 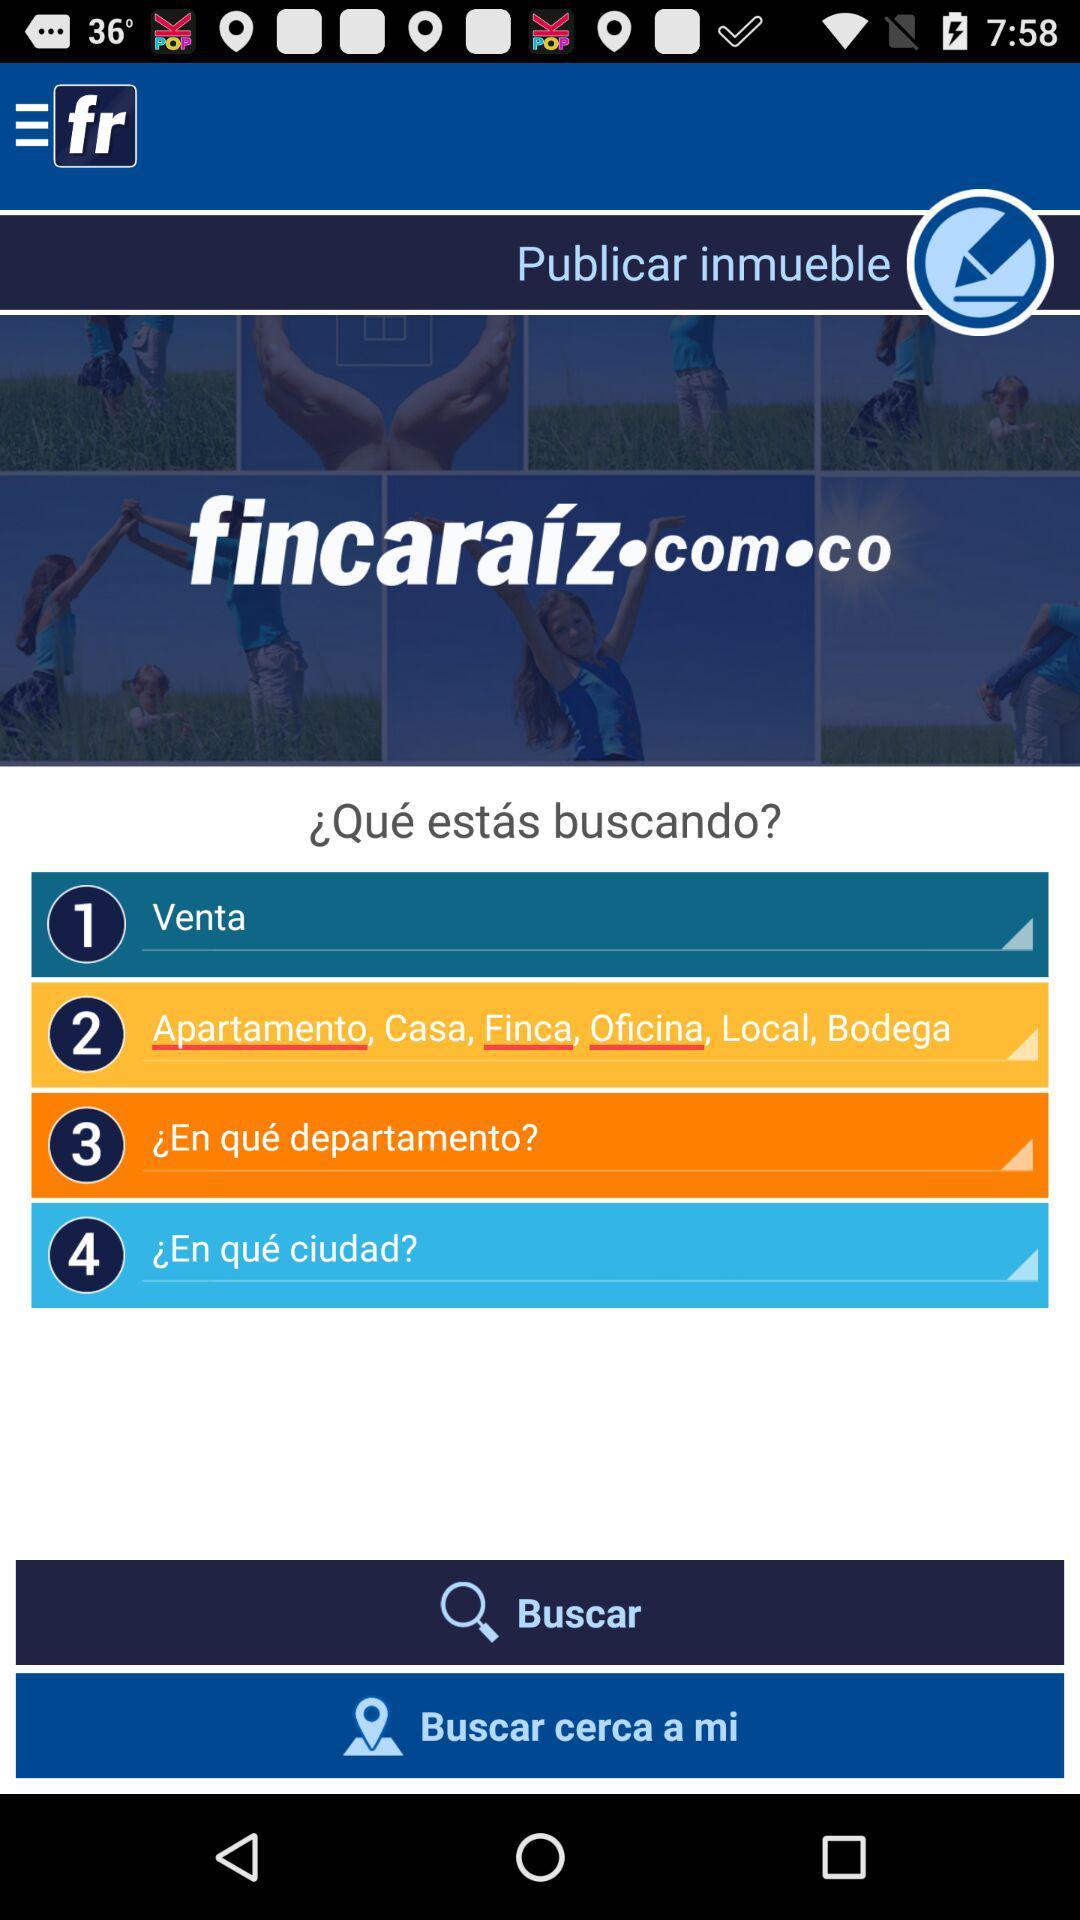 What do you see at coordinates (979, 261) in the screenshot?
I see `comments` at bounding box center [979, 261].